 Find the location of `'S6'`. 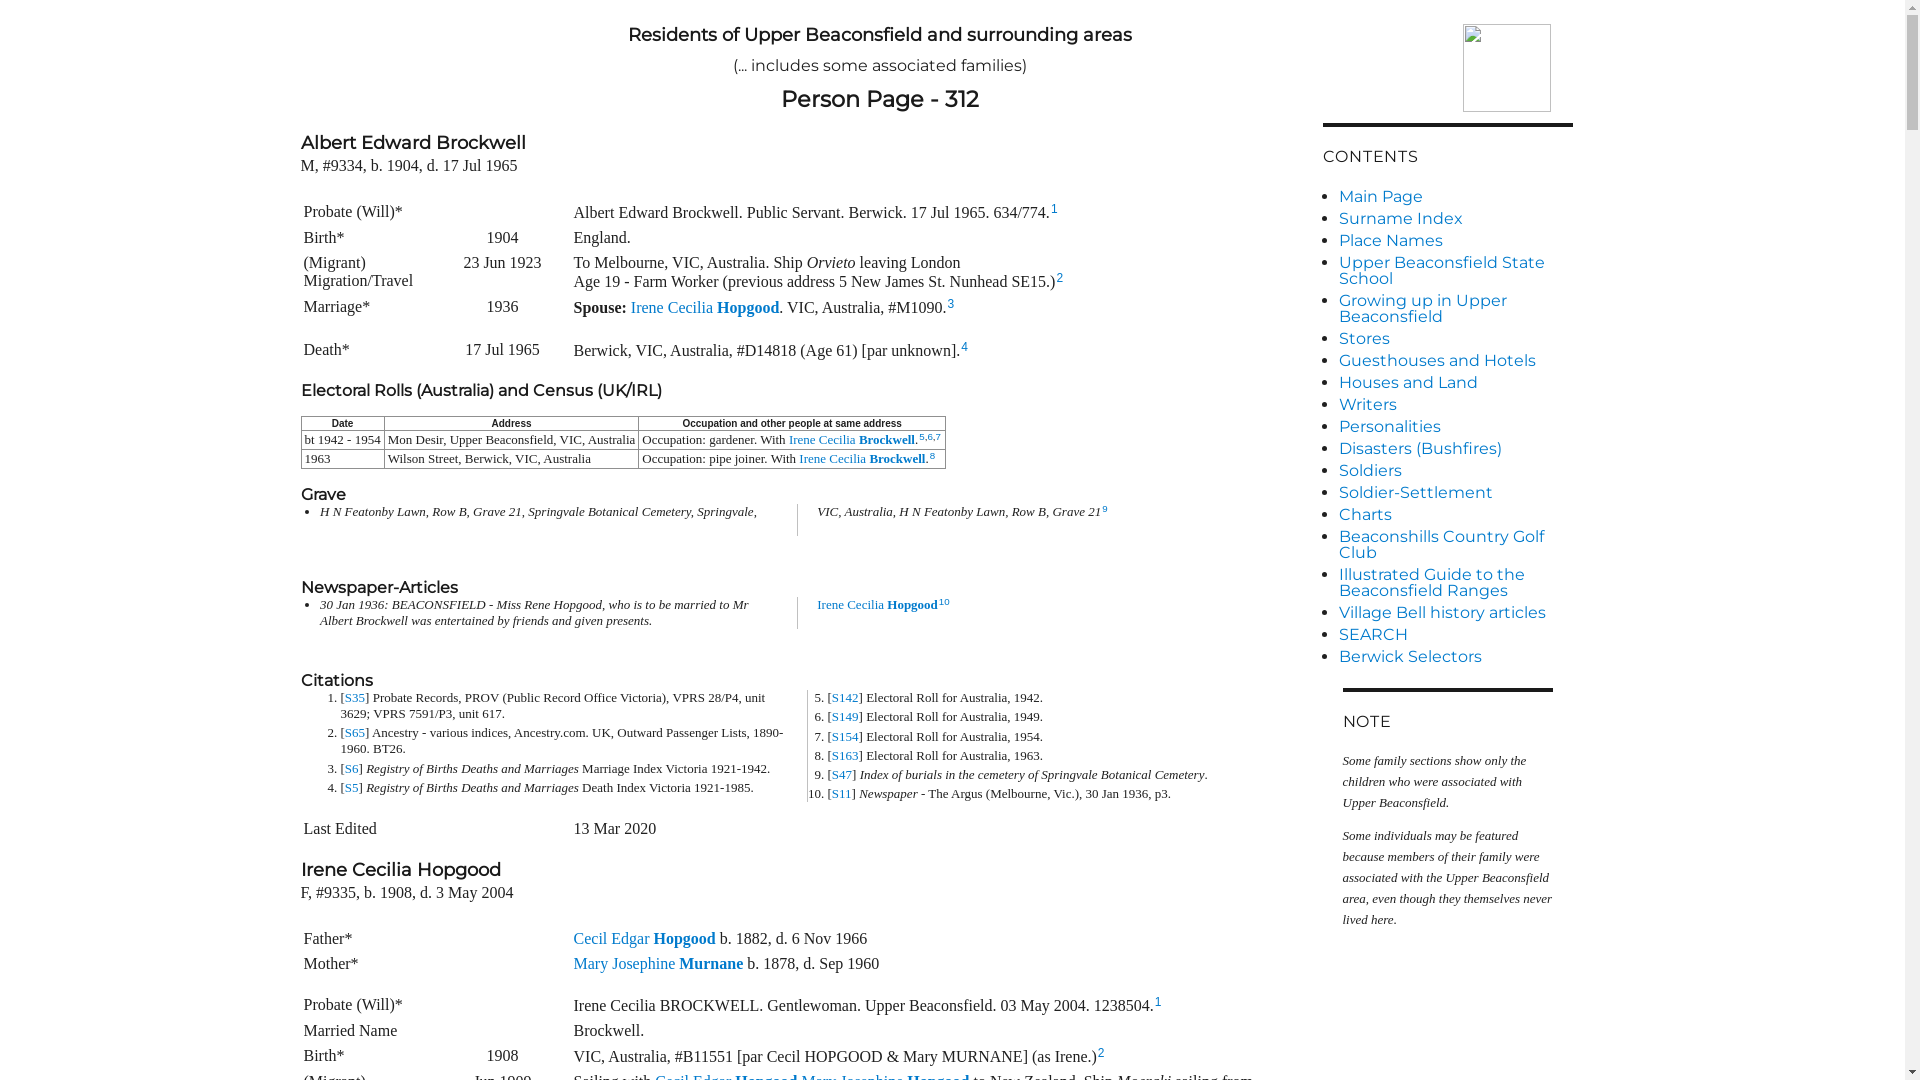

'S6' is located at coordinates (351, 767).